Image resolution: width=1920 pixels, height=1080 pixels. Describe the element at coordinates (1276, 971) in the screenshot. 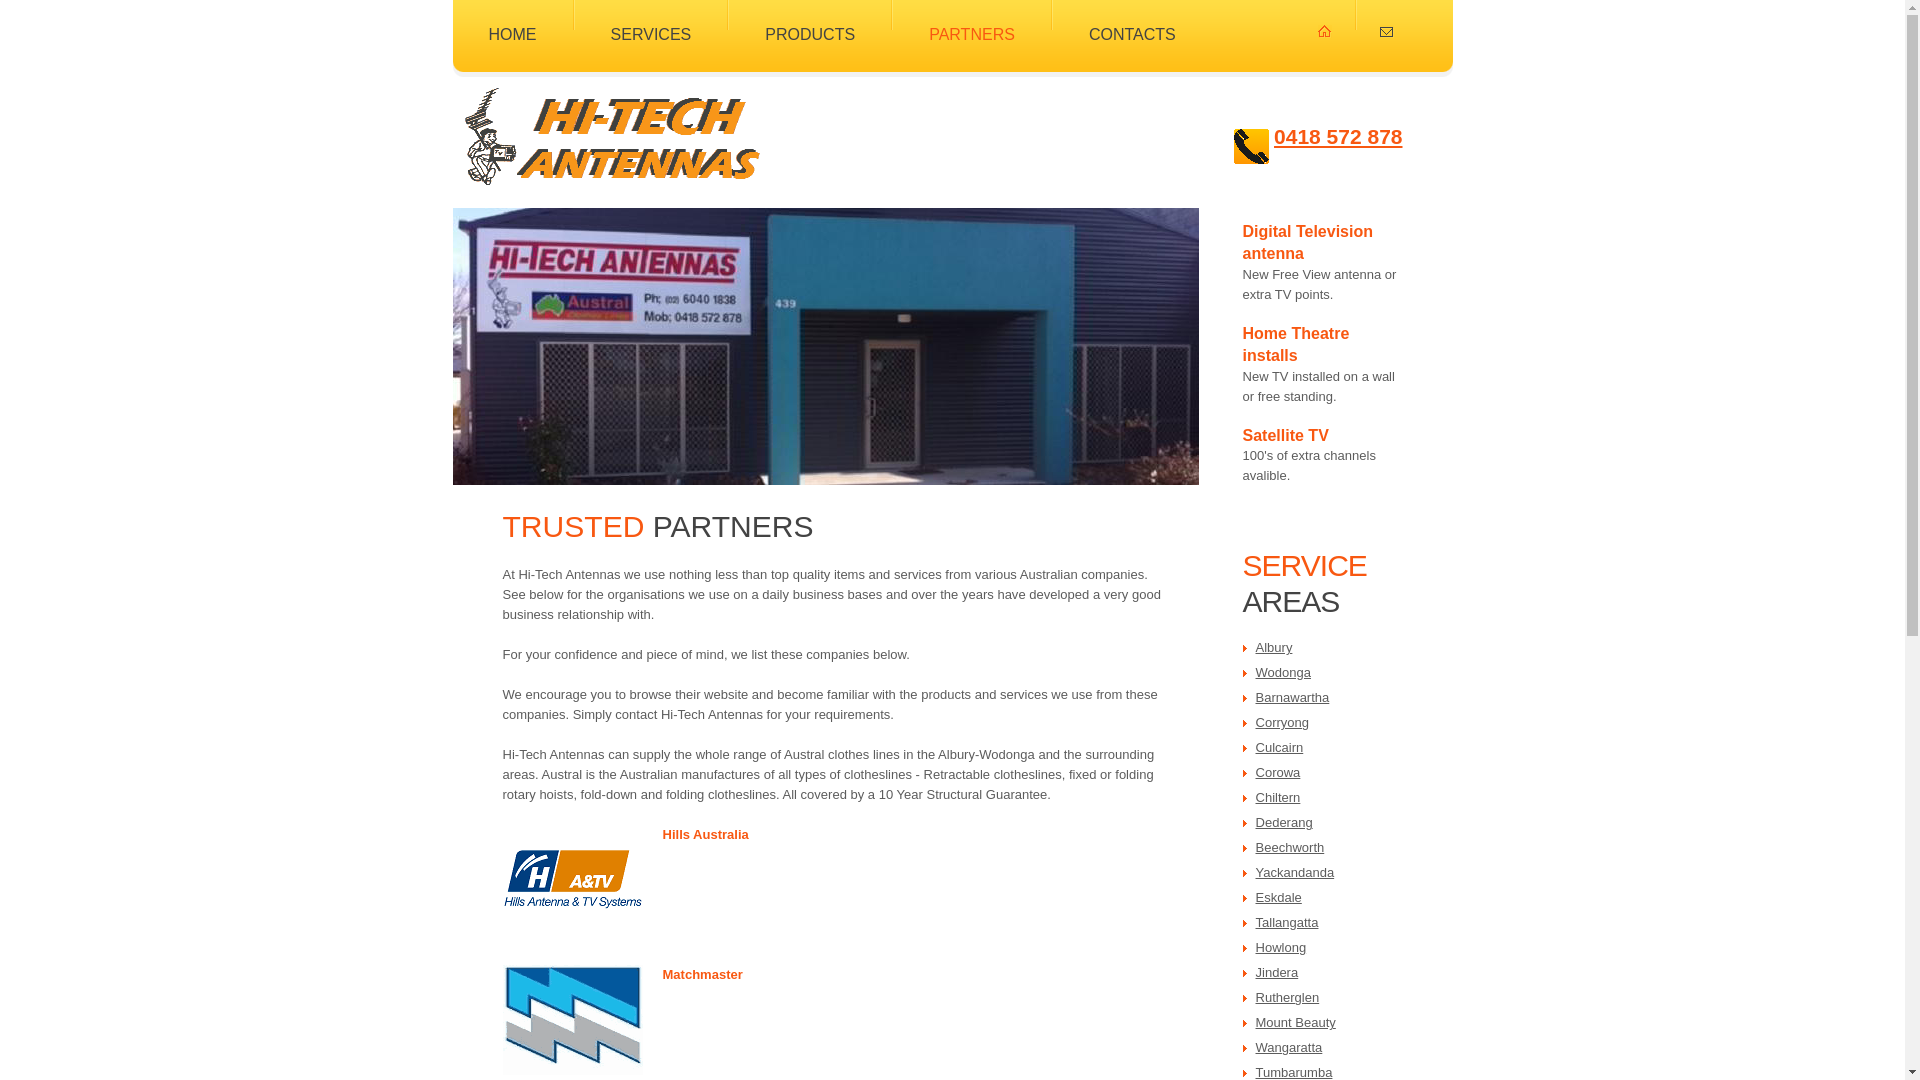

I see `'Jindera'` at that location.